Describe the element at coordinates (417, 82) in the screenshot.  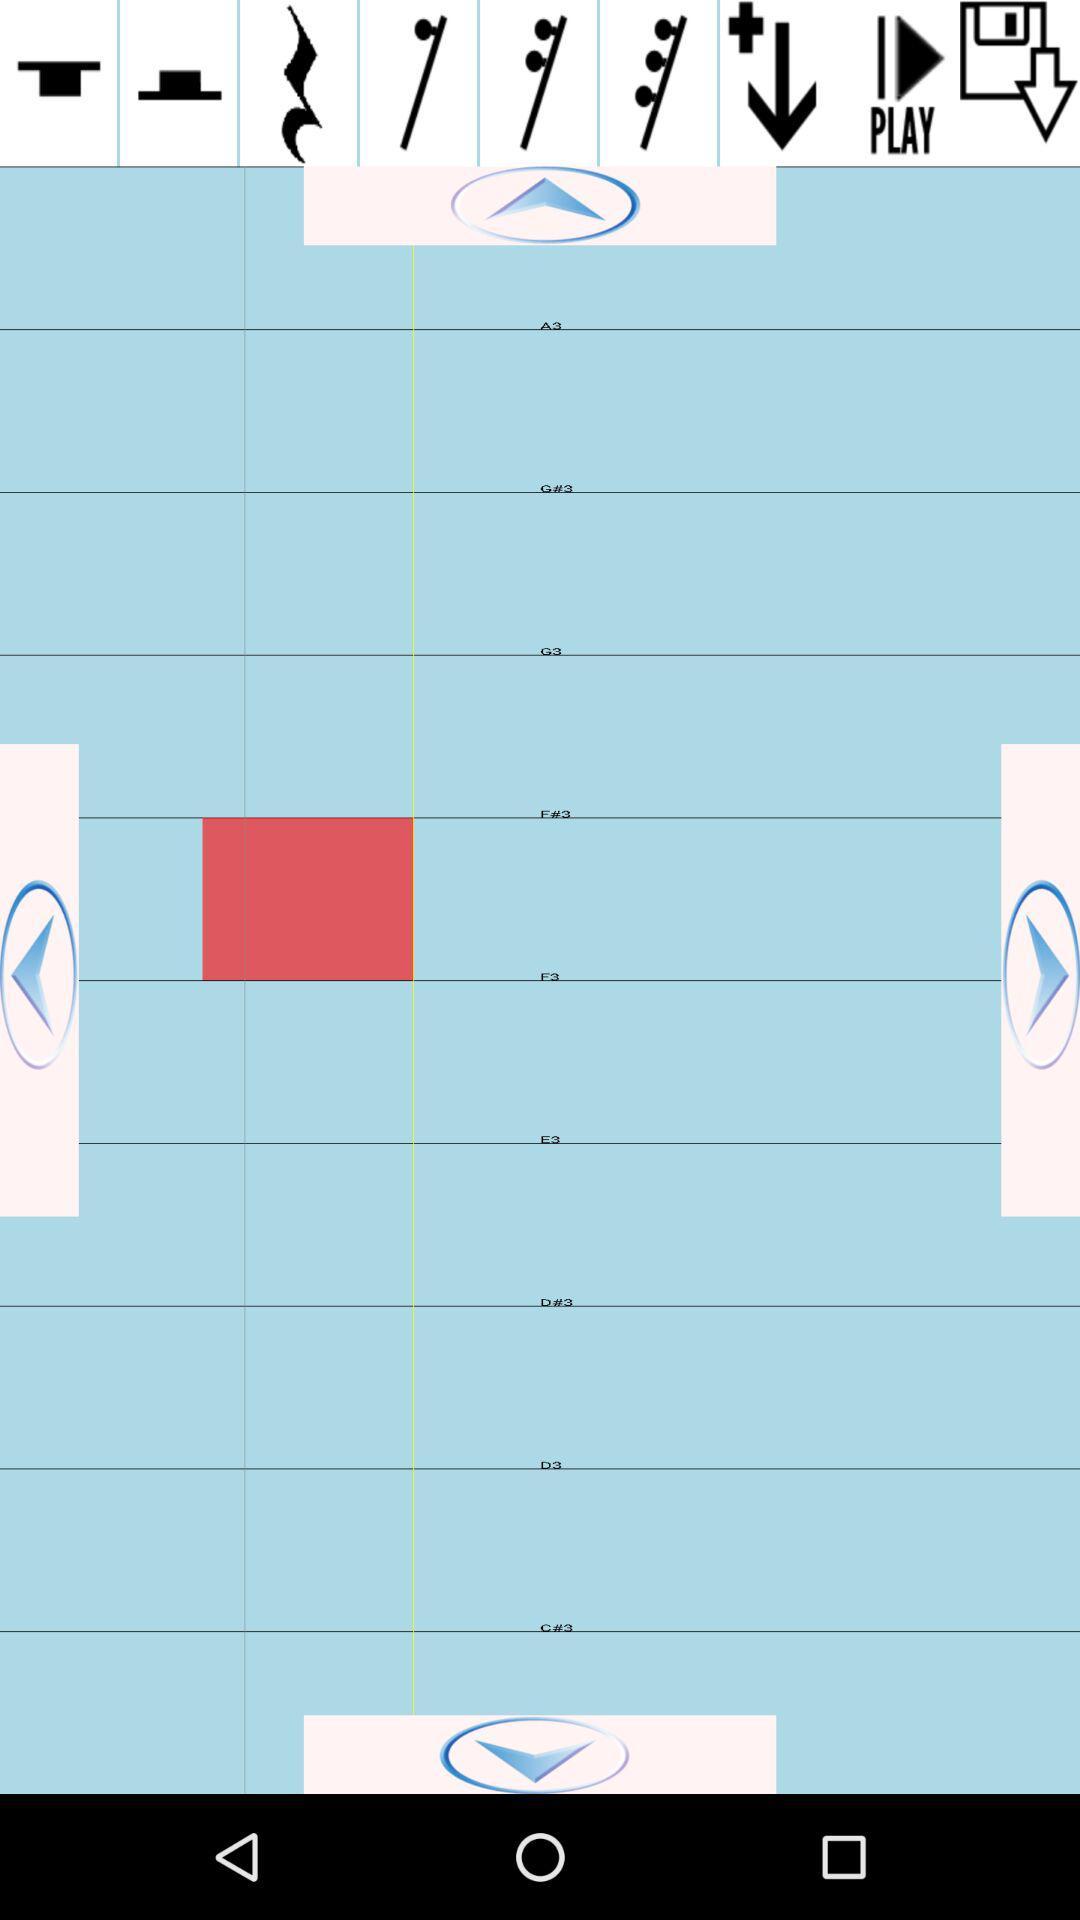
I see `apply eighth note to song` at that location.